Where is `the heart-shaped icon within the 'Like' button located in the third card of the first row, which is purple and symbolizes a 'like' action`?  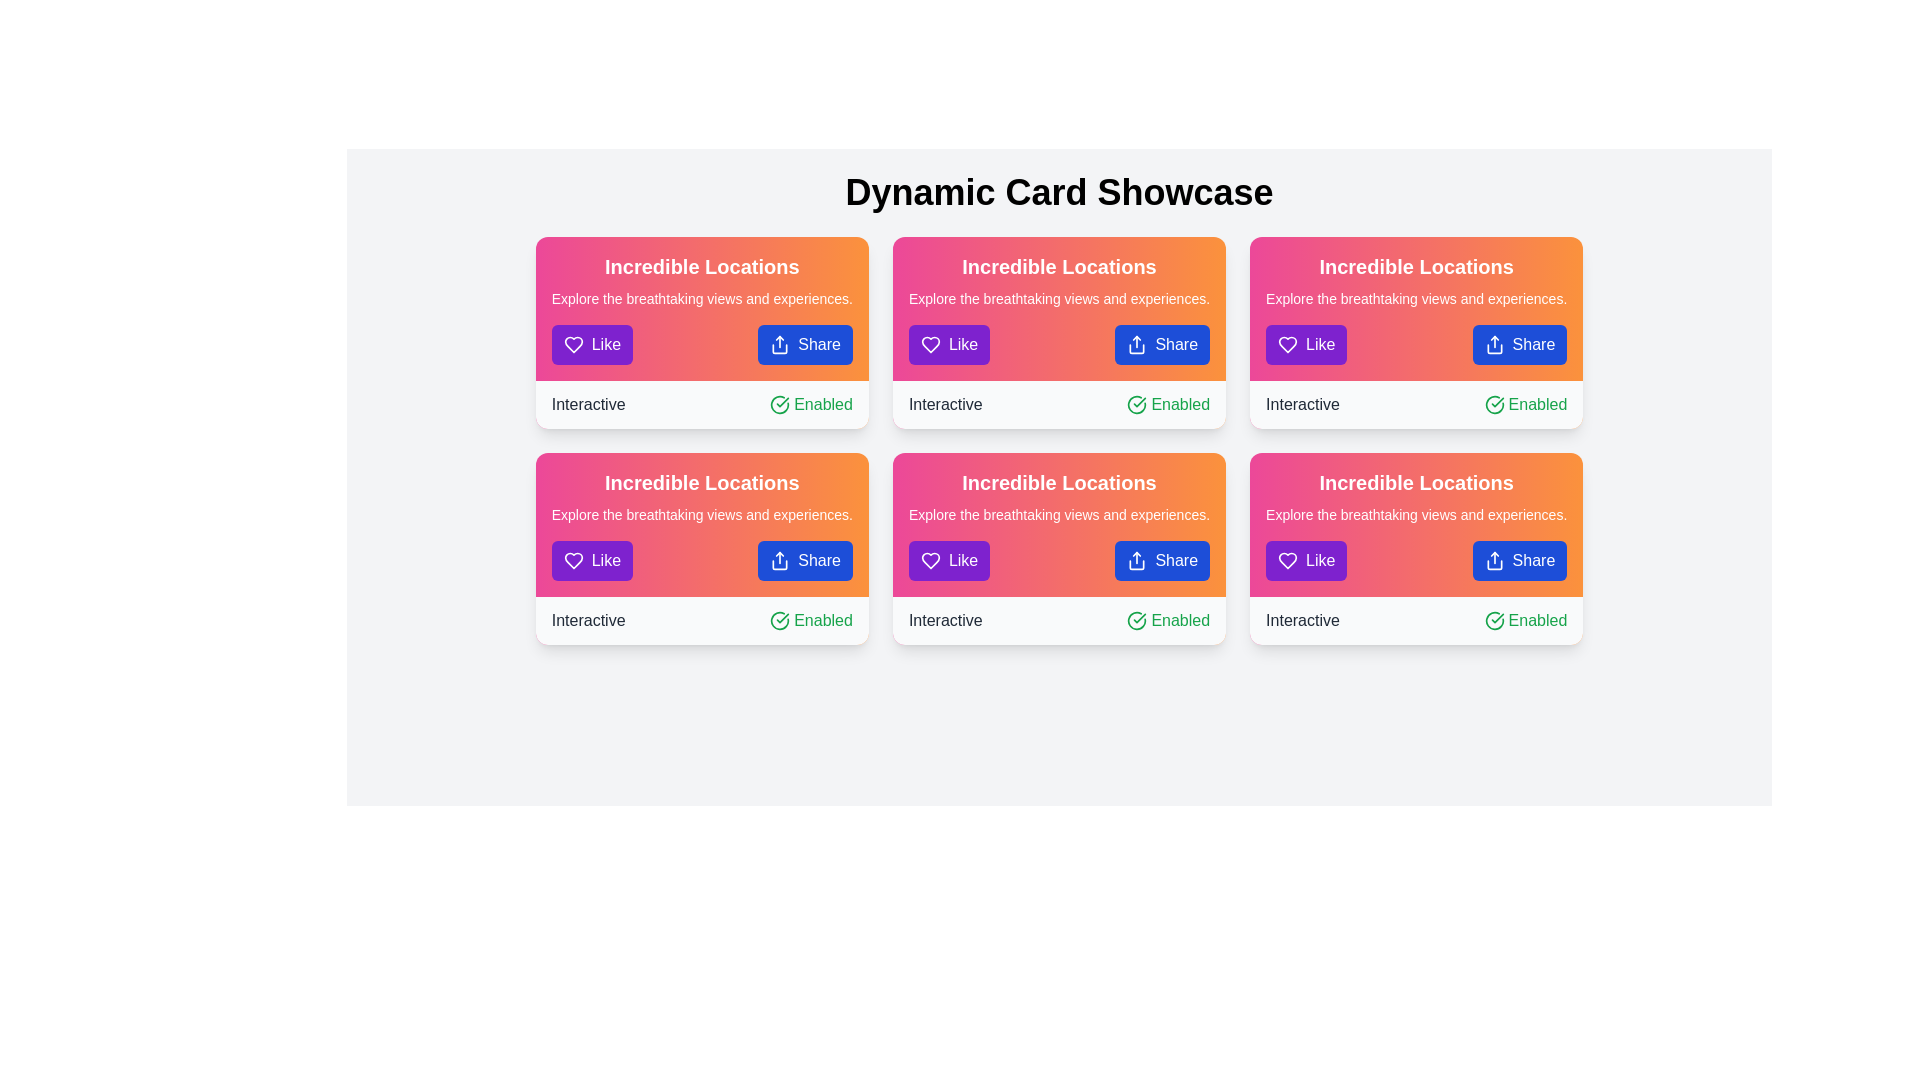 the heart-shaped icon within the 'Like' button located in the third card of the first row, which is purple and symbolizes a 'like' action is located at coordinates (1288, 343).